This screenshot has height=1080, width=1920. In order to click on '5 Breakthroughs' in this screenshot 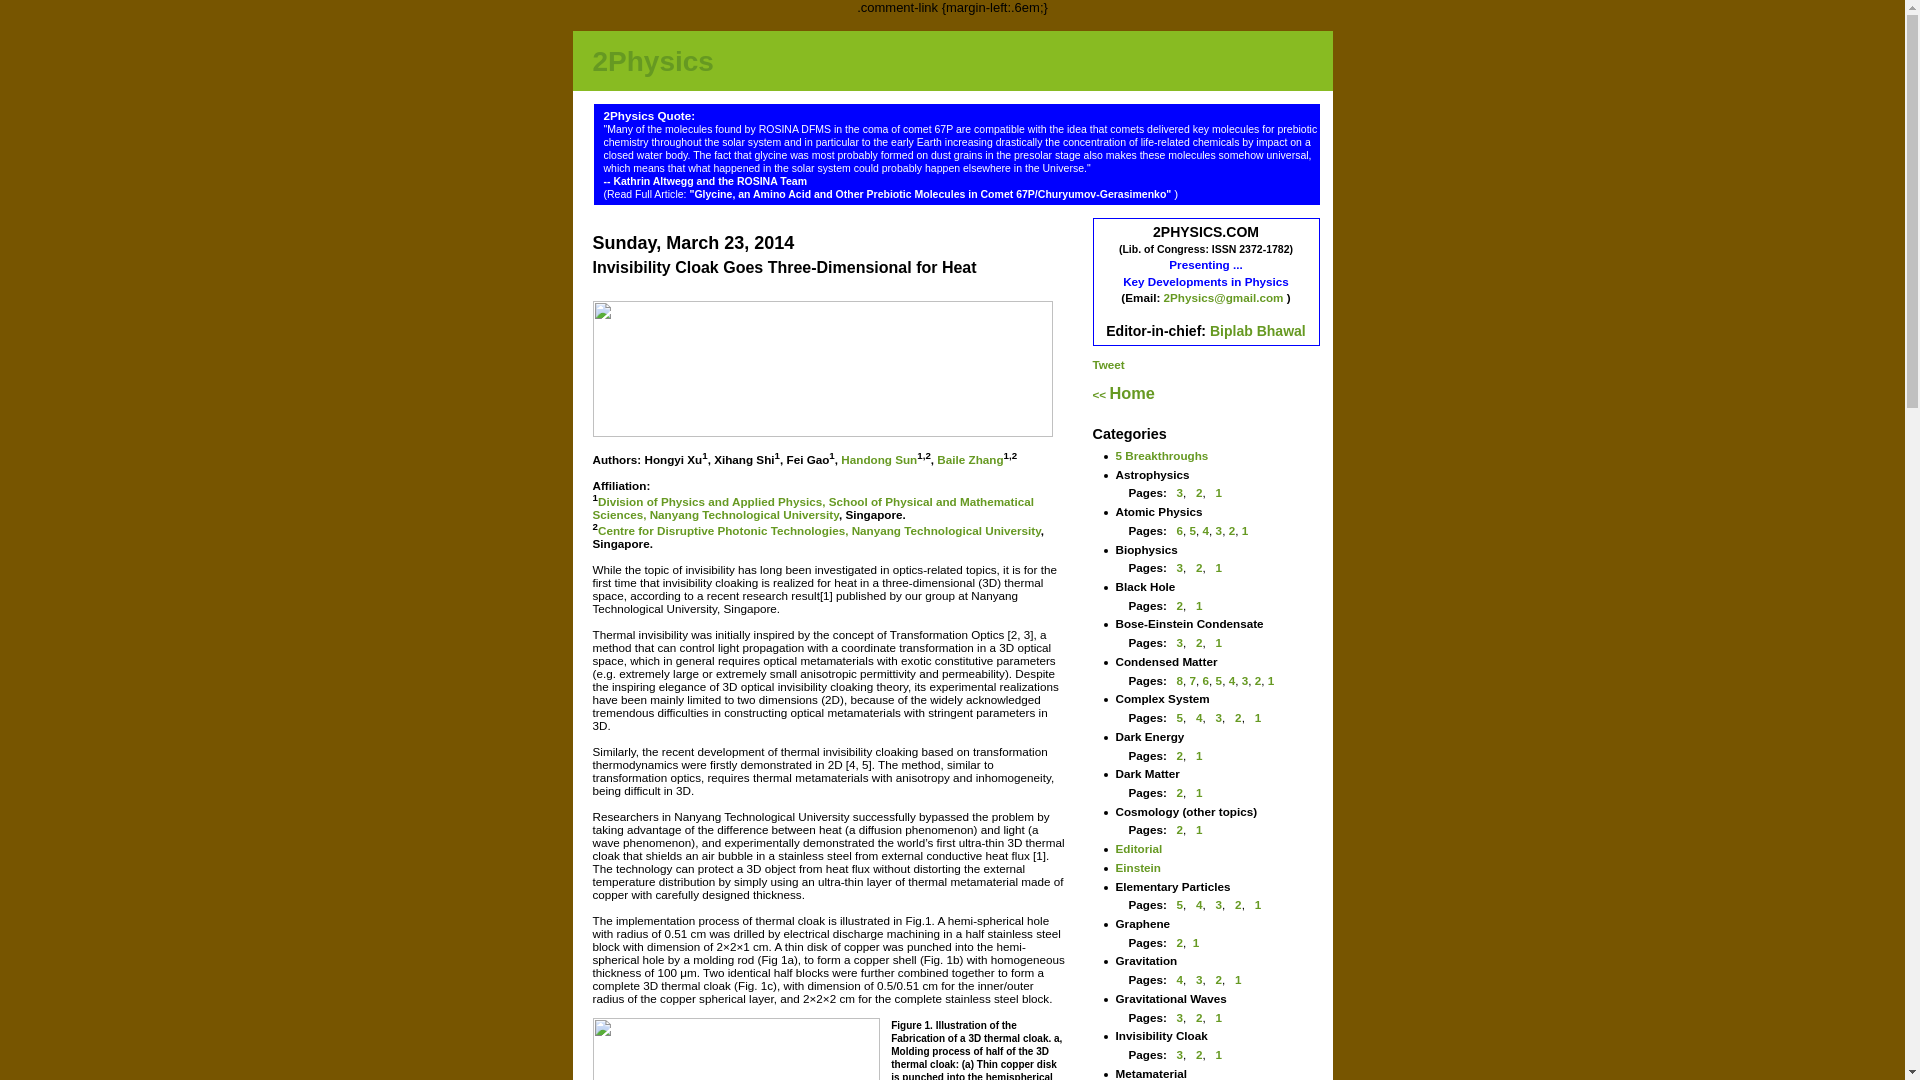, I will do `click(1162, 455)`.